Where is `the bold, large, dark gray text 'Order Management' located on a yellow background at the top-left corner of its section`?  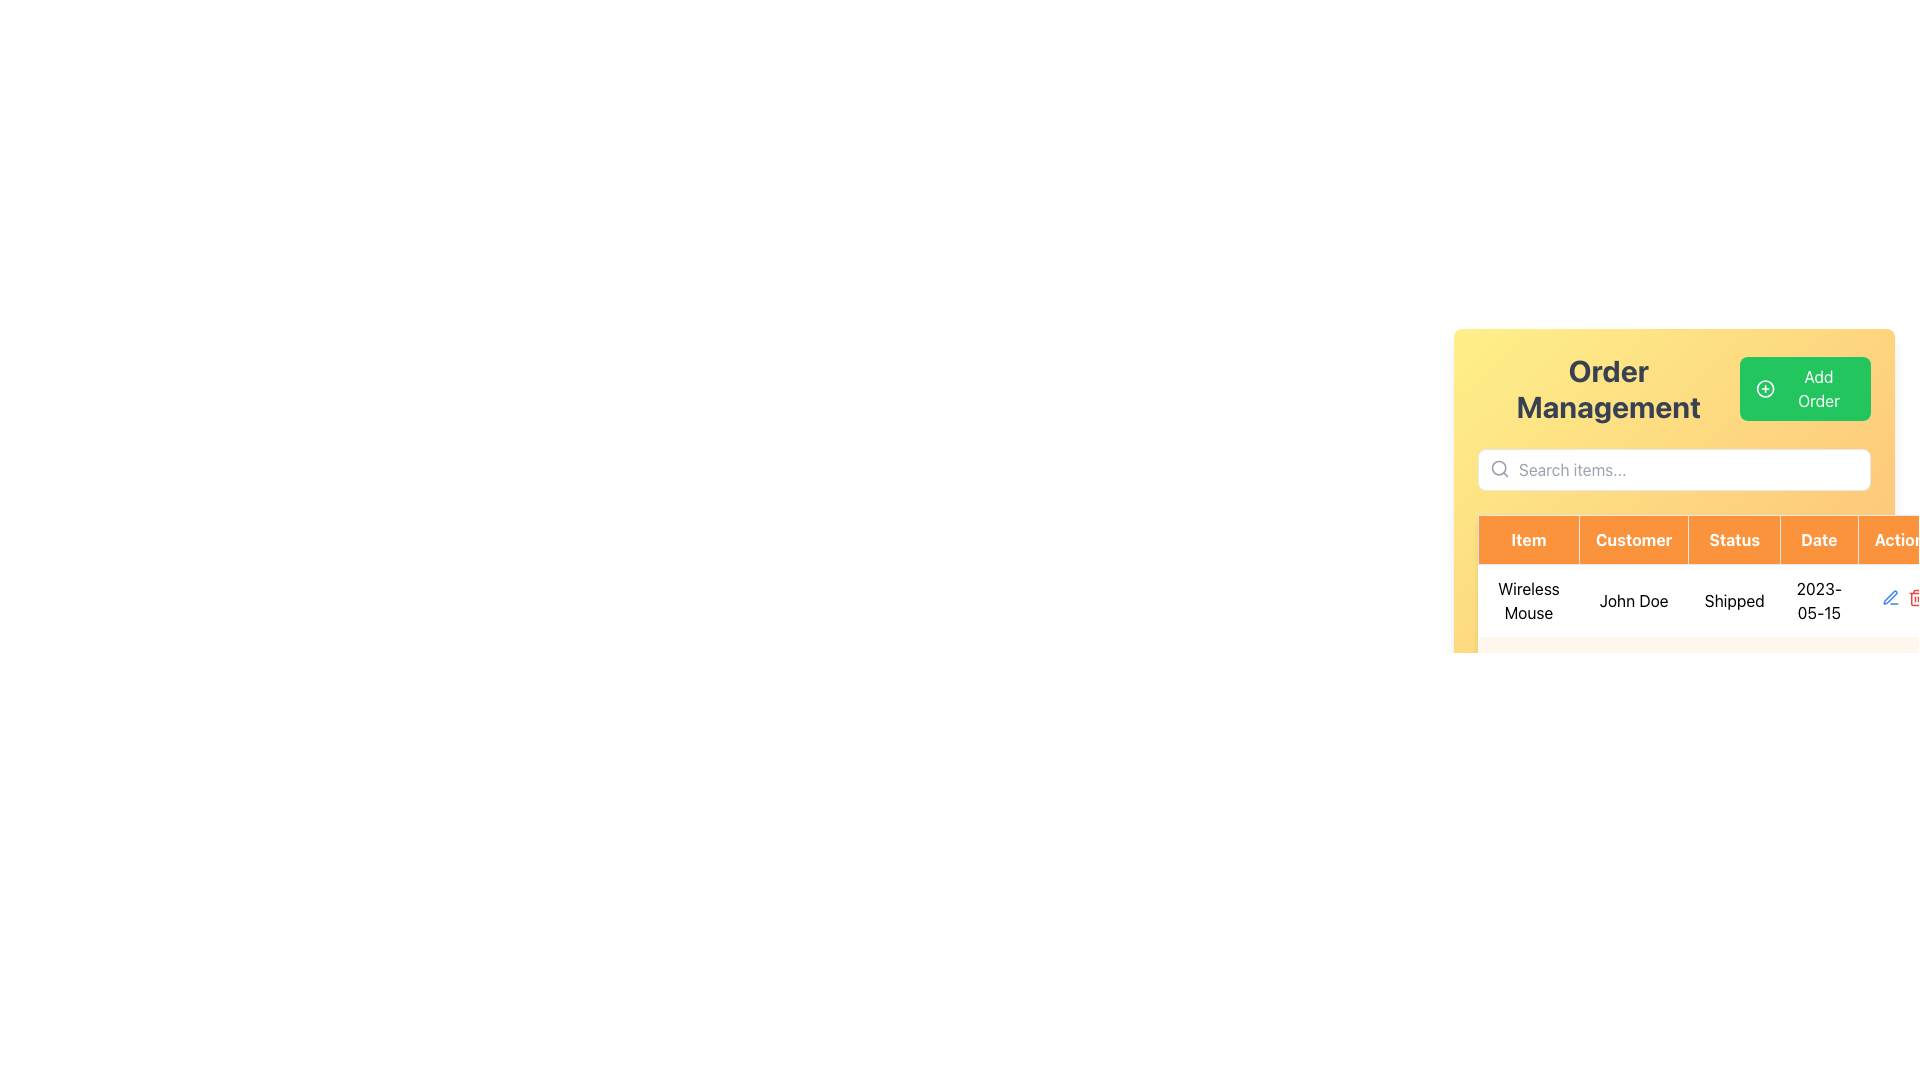 the bold, large, dark gray text 'Order Management' located on a yellow background at the top-left corner of its section is located at coordinates (1608, 389).